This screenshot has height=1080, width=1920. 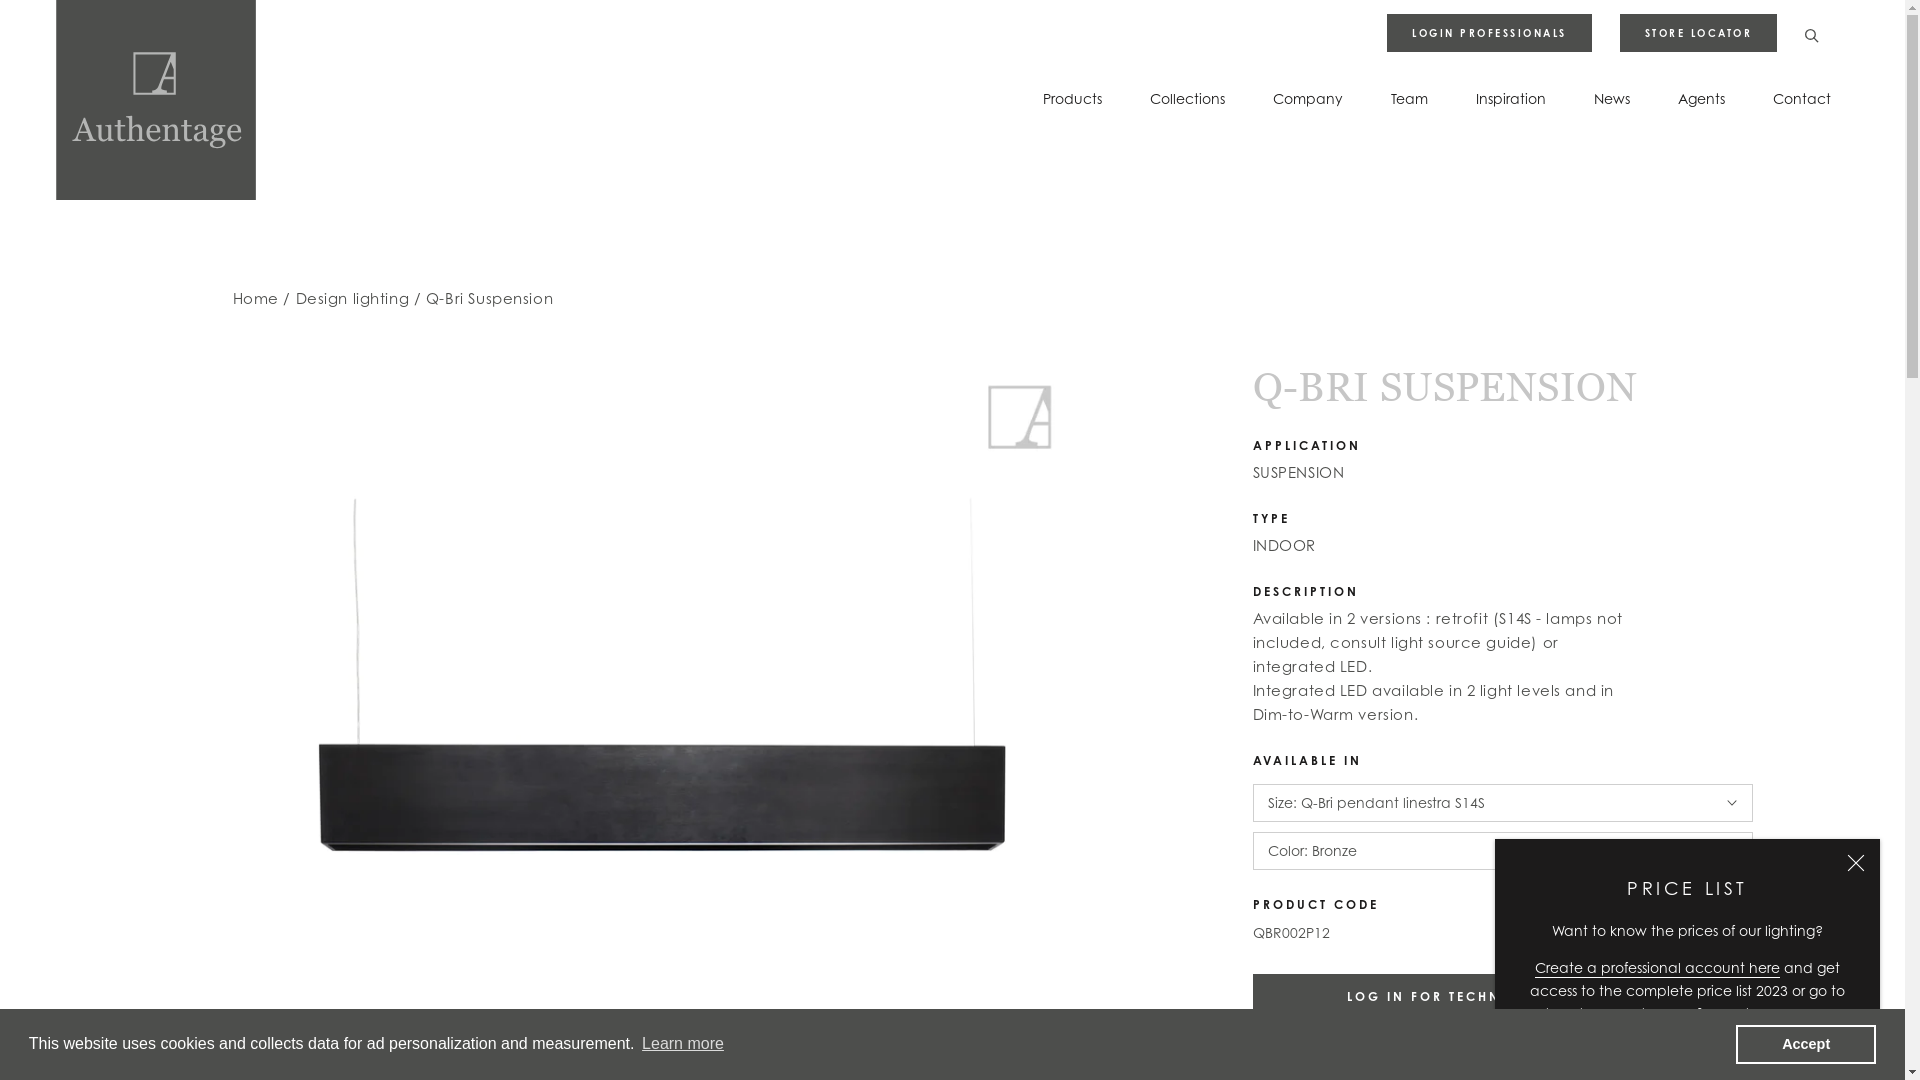 I want to click on 'Home', so click(x=231, y=298).